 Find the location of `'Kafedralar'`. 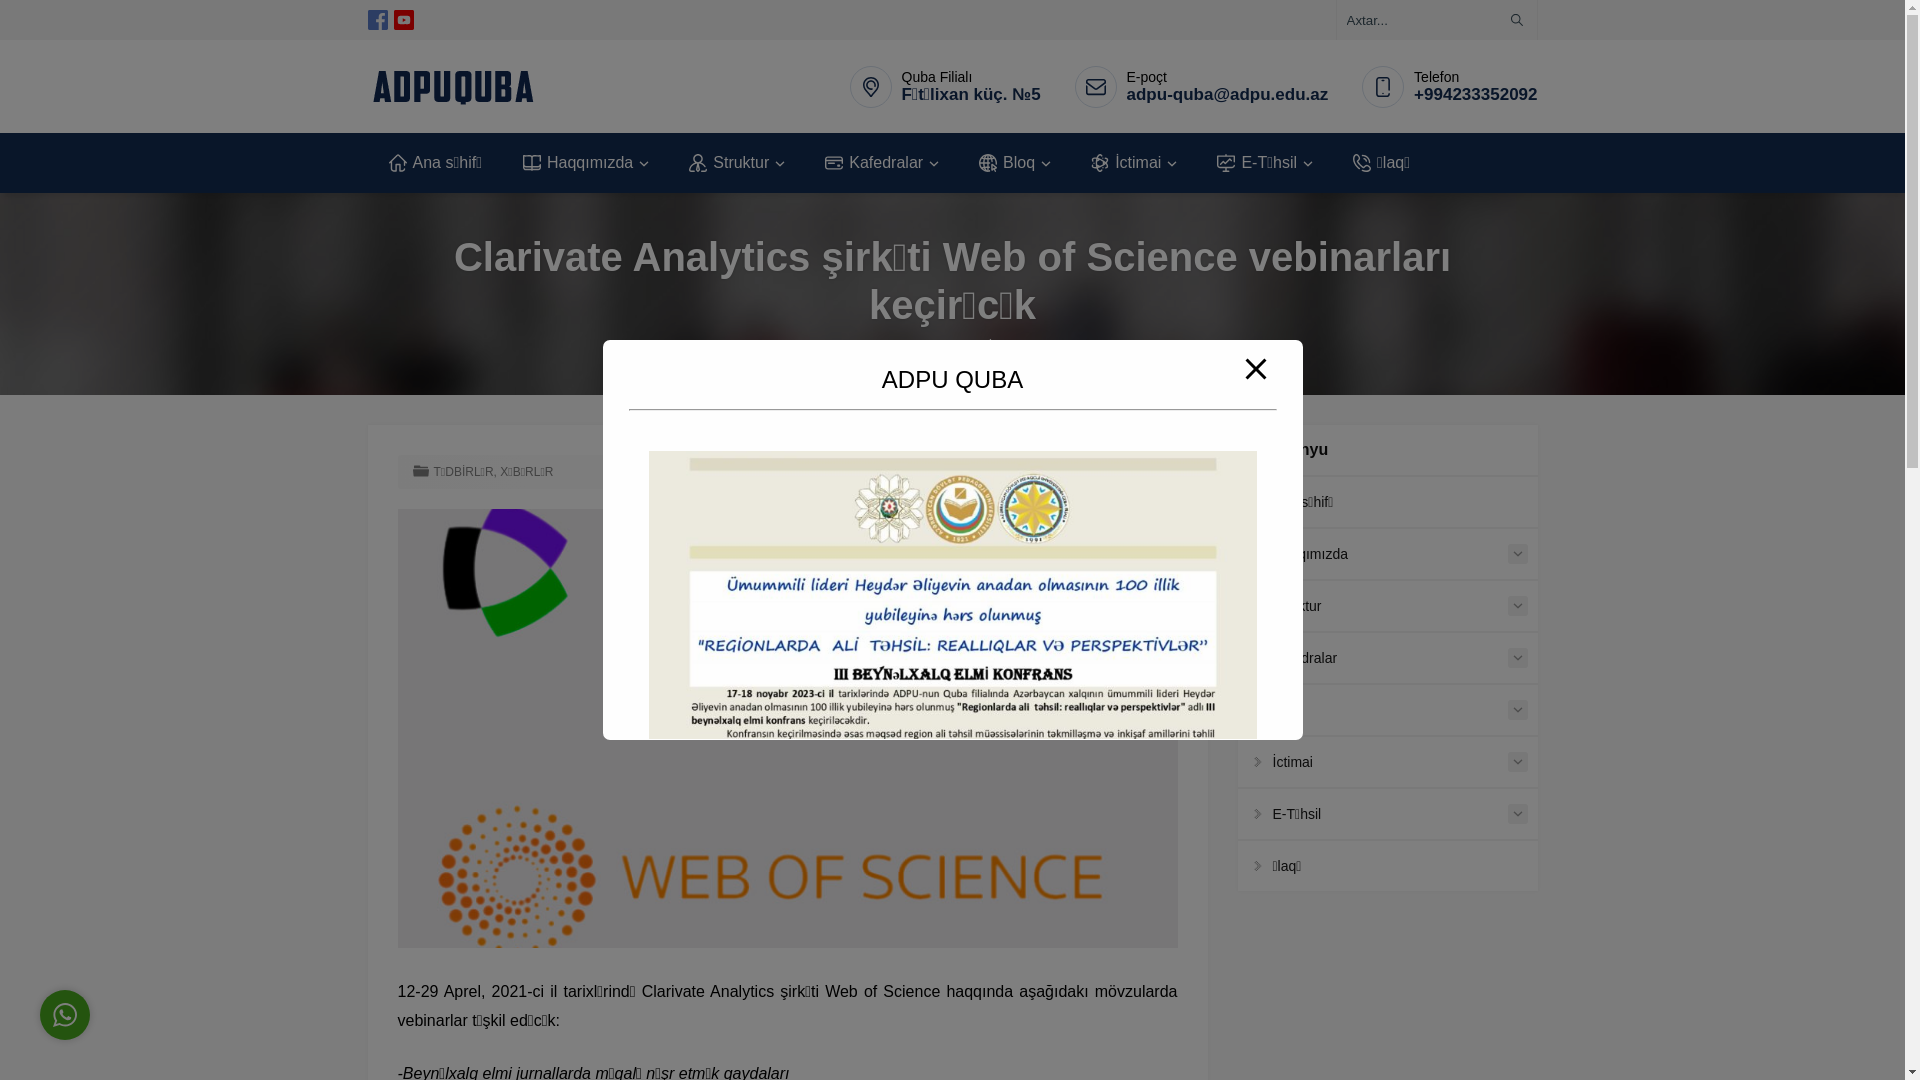

'Kafedralar' is located at coordinates (880, 161).